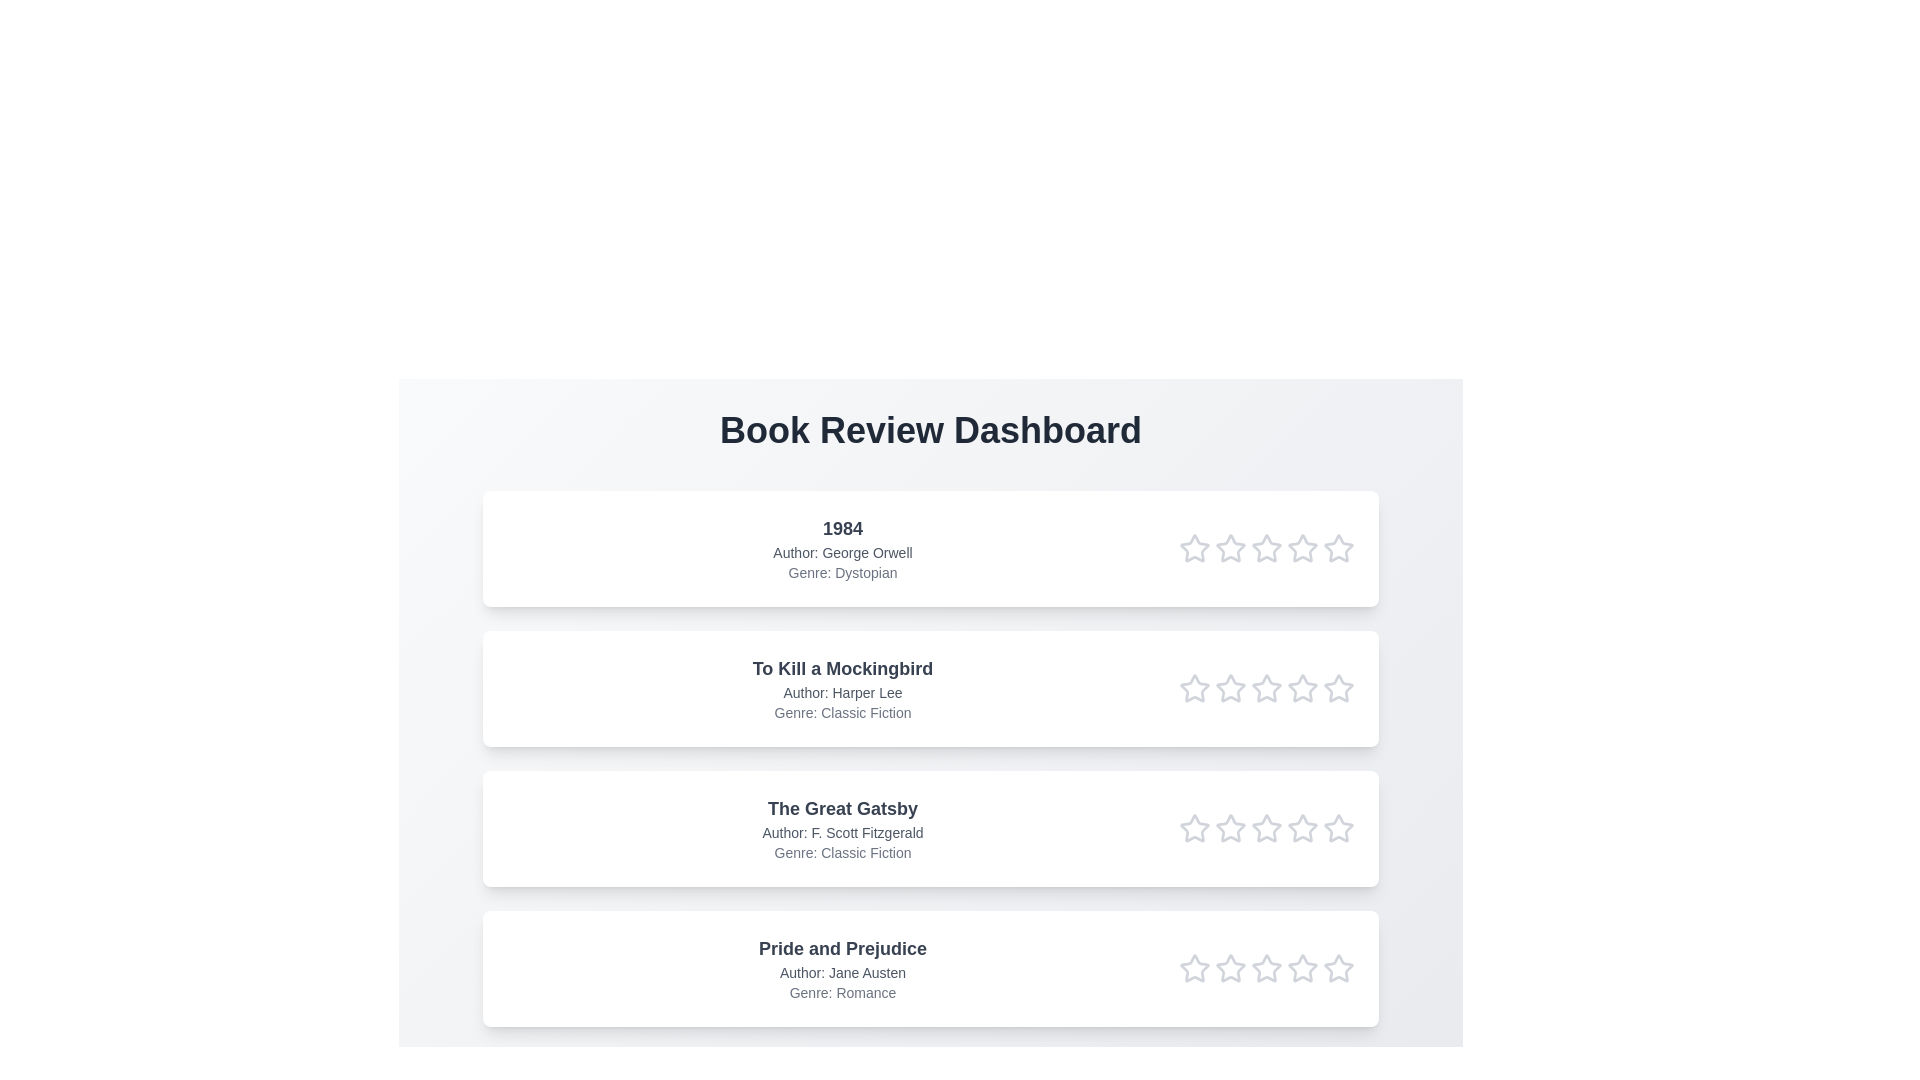  I want to click on the rating of the book 'Pride and Prejudice' to 3 stars by clicking on the respective star, so click(1266, 967).